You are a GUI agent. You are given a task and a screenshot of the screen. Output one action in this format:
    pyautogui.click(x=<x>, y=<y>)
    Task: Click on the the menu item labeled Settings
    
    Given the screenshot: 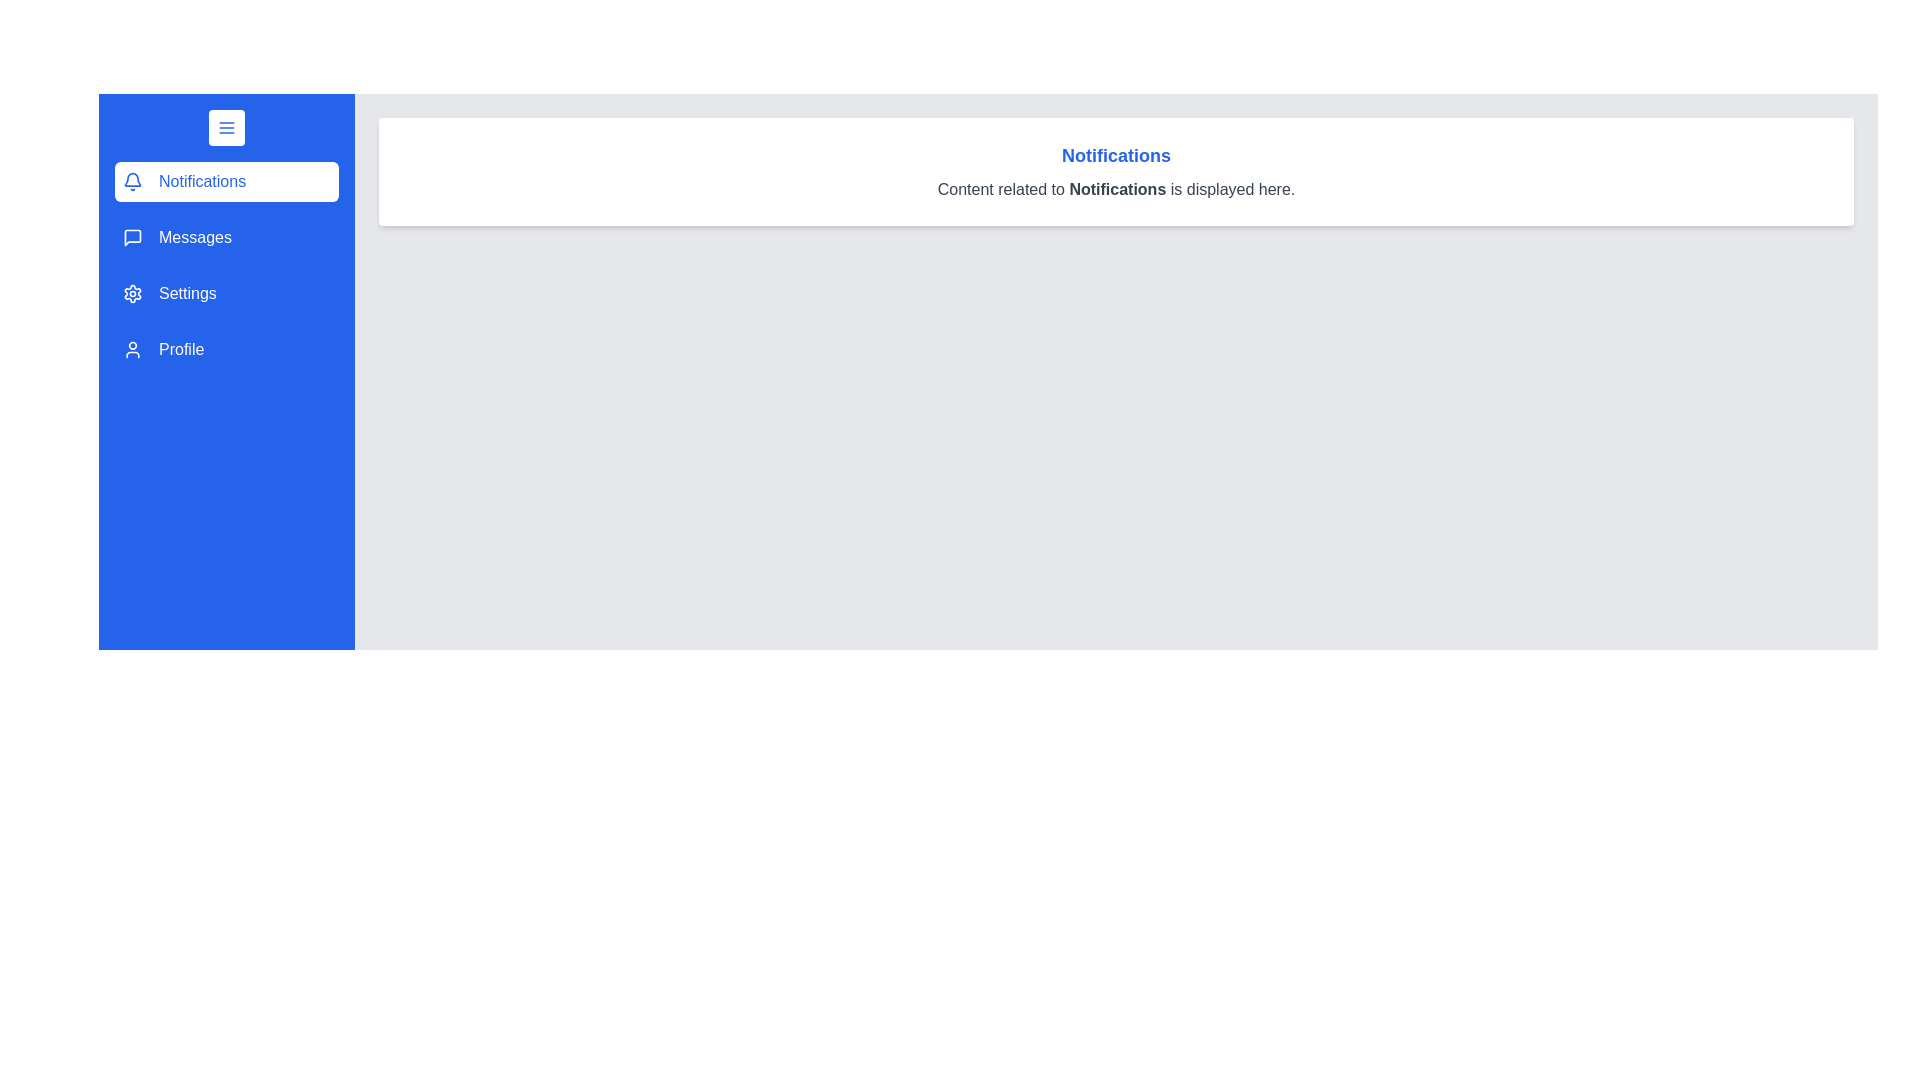 What is the action you would take?
    pyautogui.click(x=226, y=293)
    